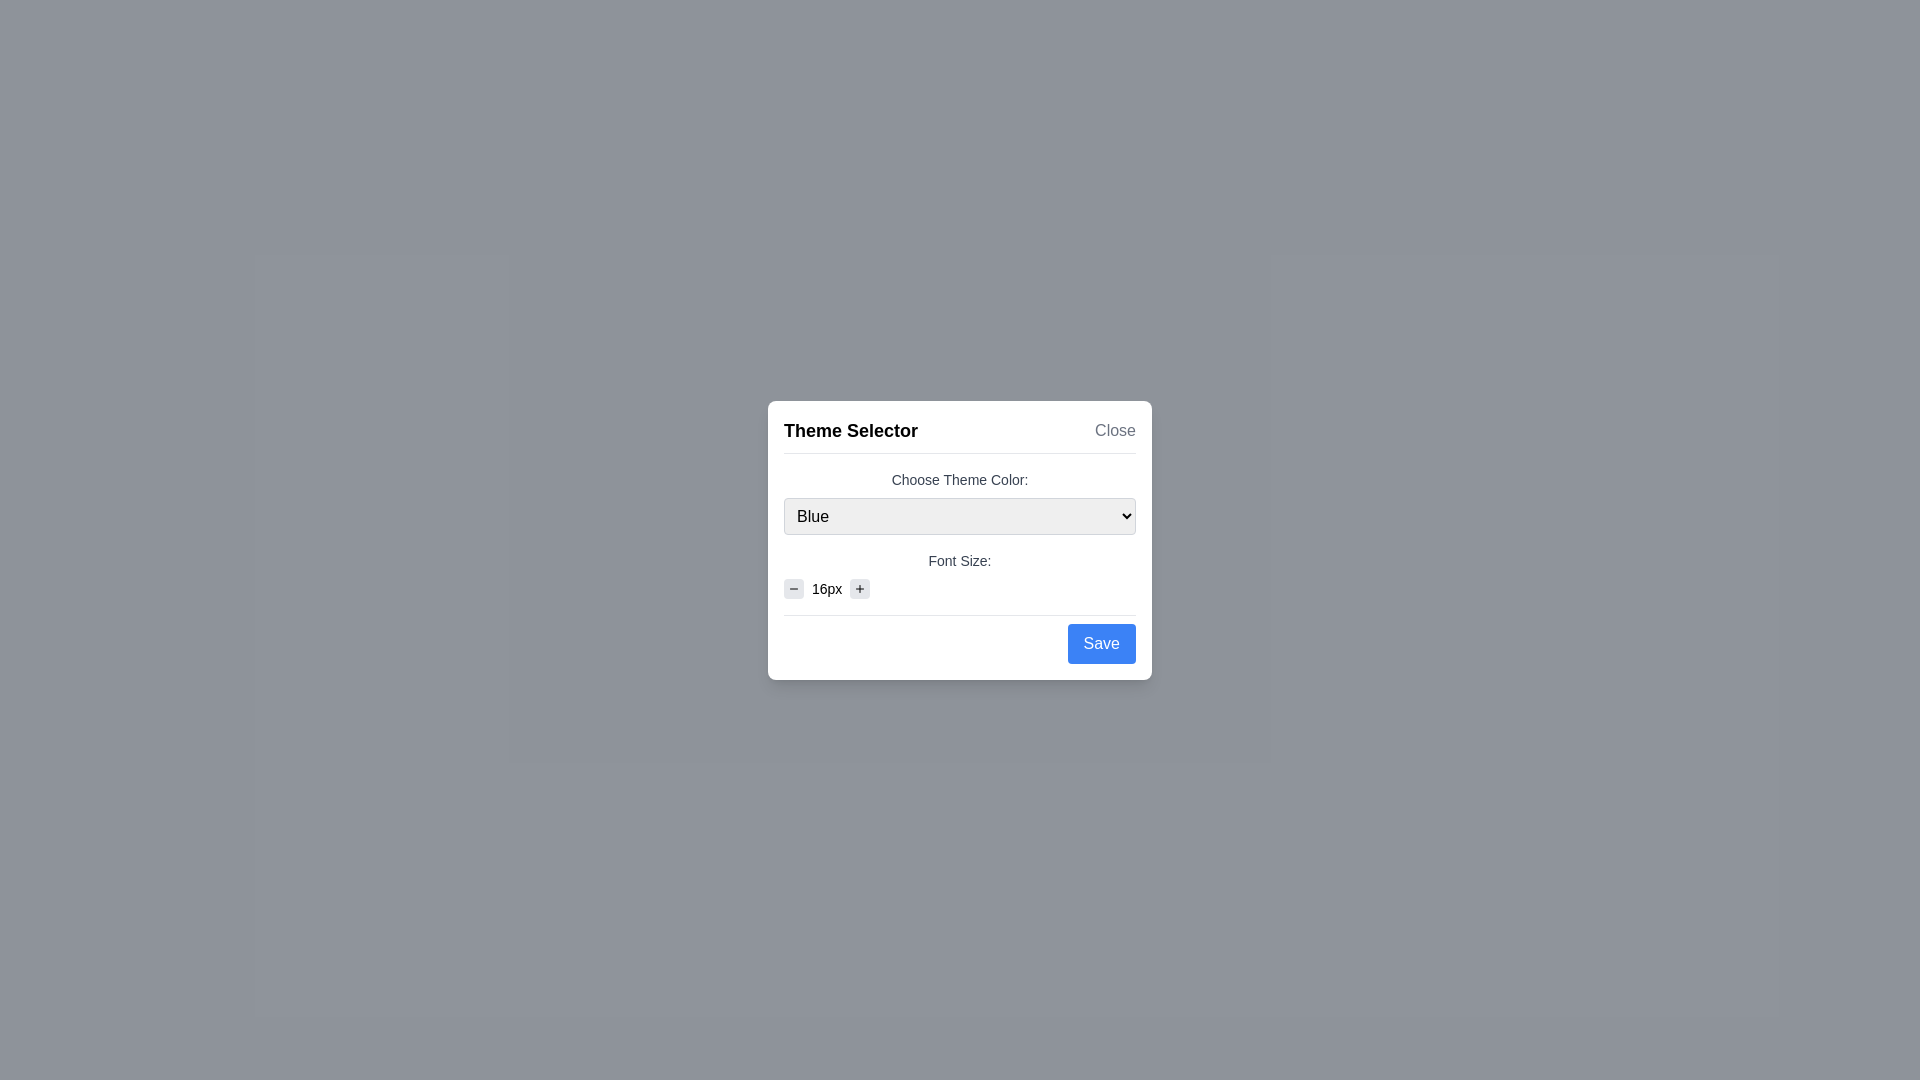 The height and width of the screenshot is (1080, 1920). I want to click on the small gray button with a plus sign icon, located to the right of the text '16px', so click(860, 587).